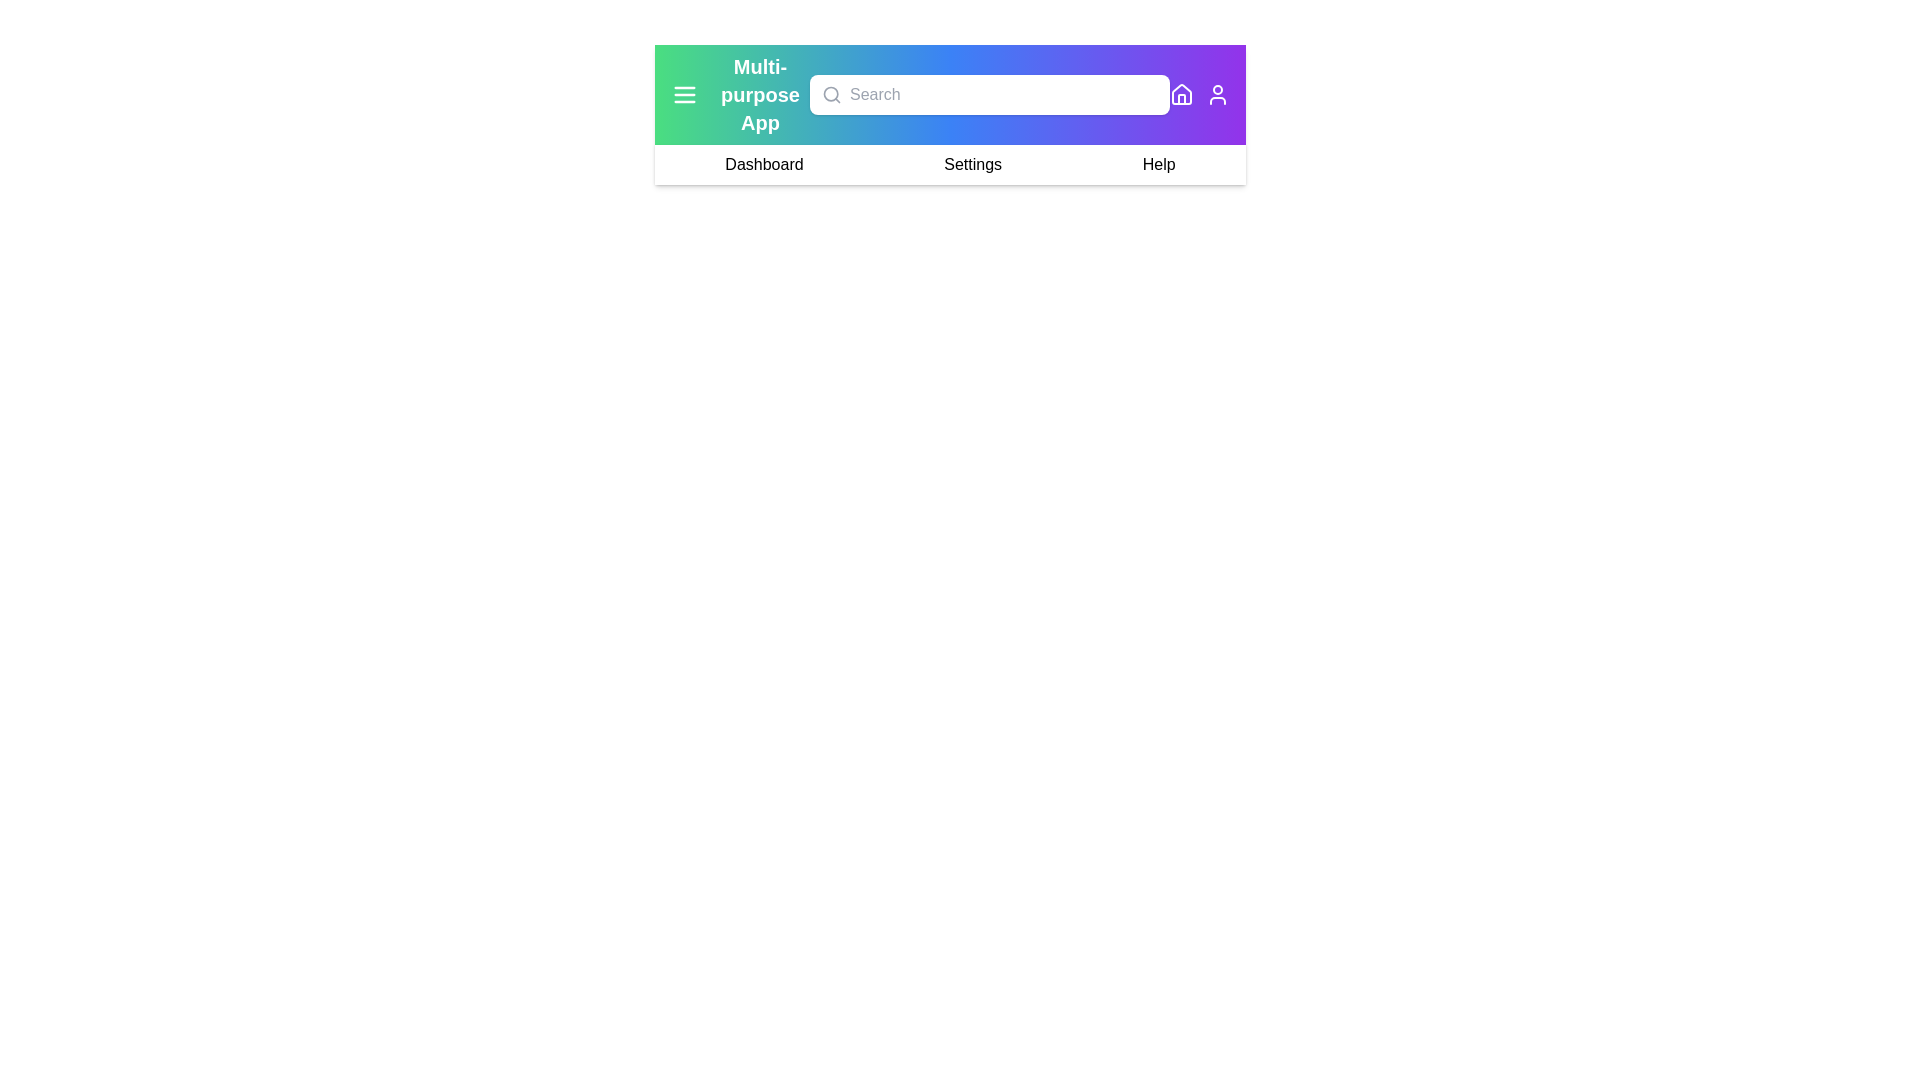  What do you see at coordinates (1158, 164) in the screenshot?
I see `the 'Help' button in the navigation bar` at bounding box center [1158, 164].